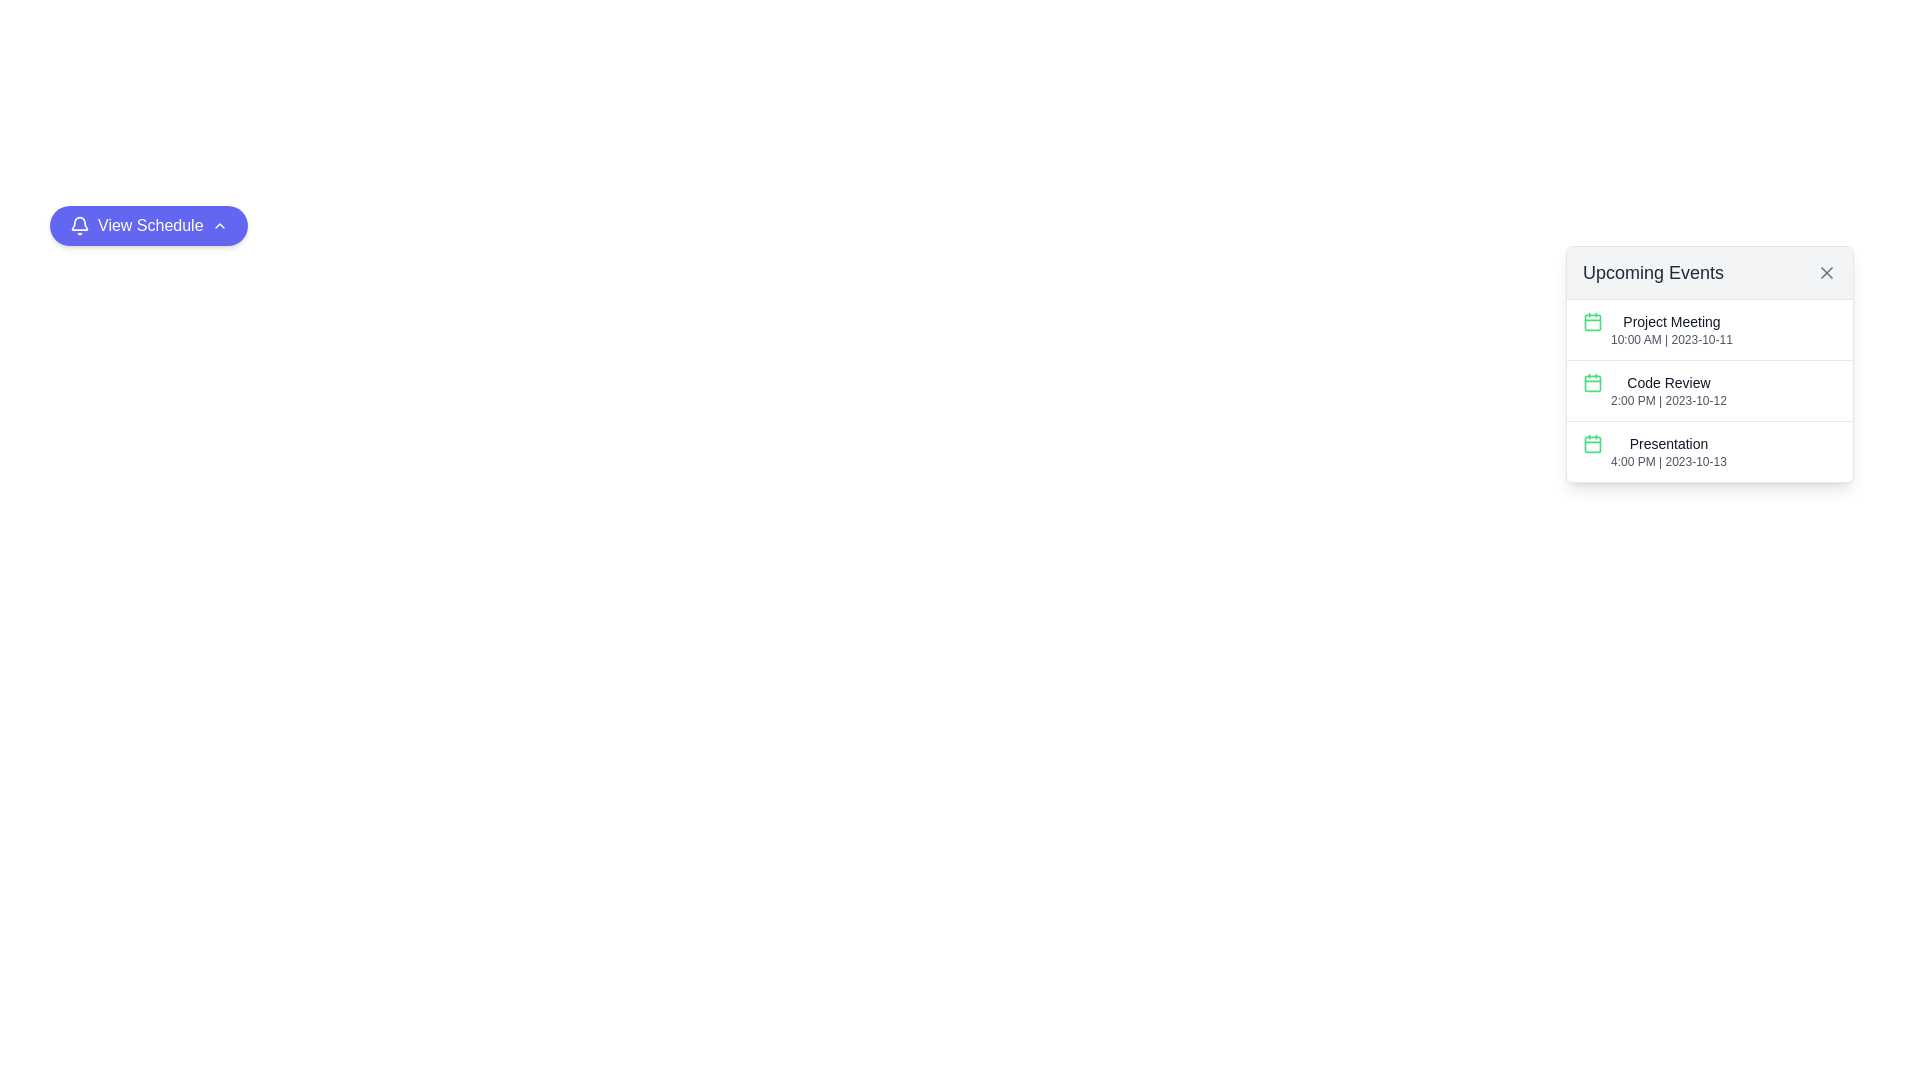  Describe the element at coordinates (1708, 451) in the screenshot. I see `the third item` at that location.